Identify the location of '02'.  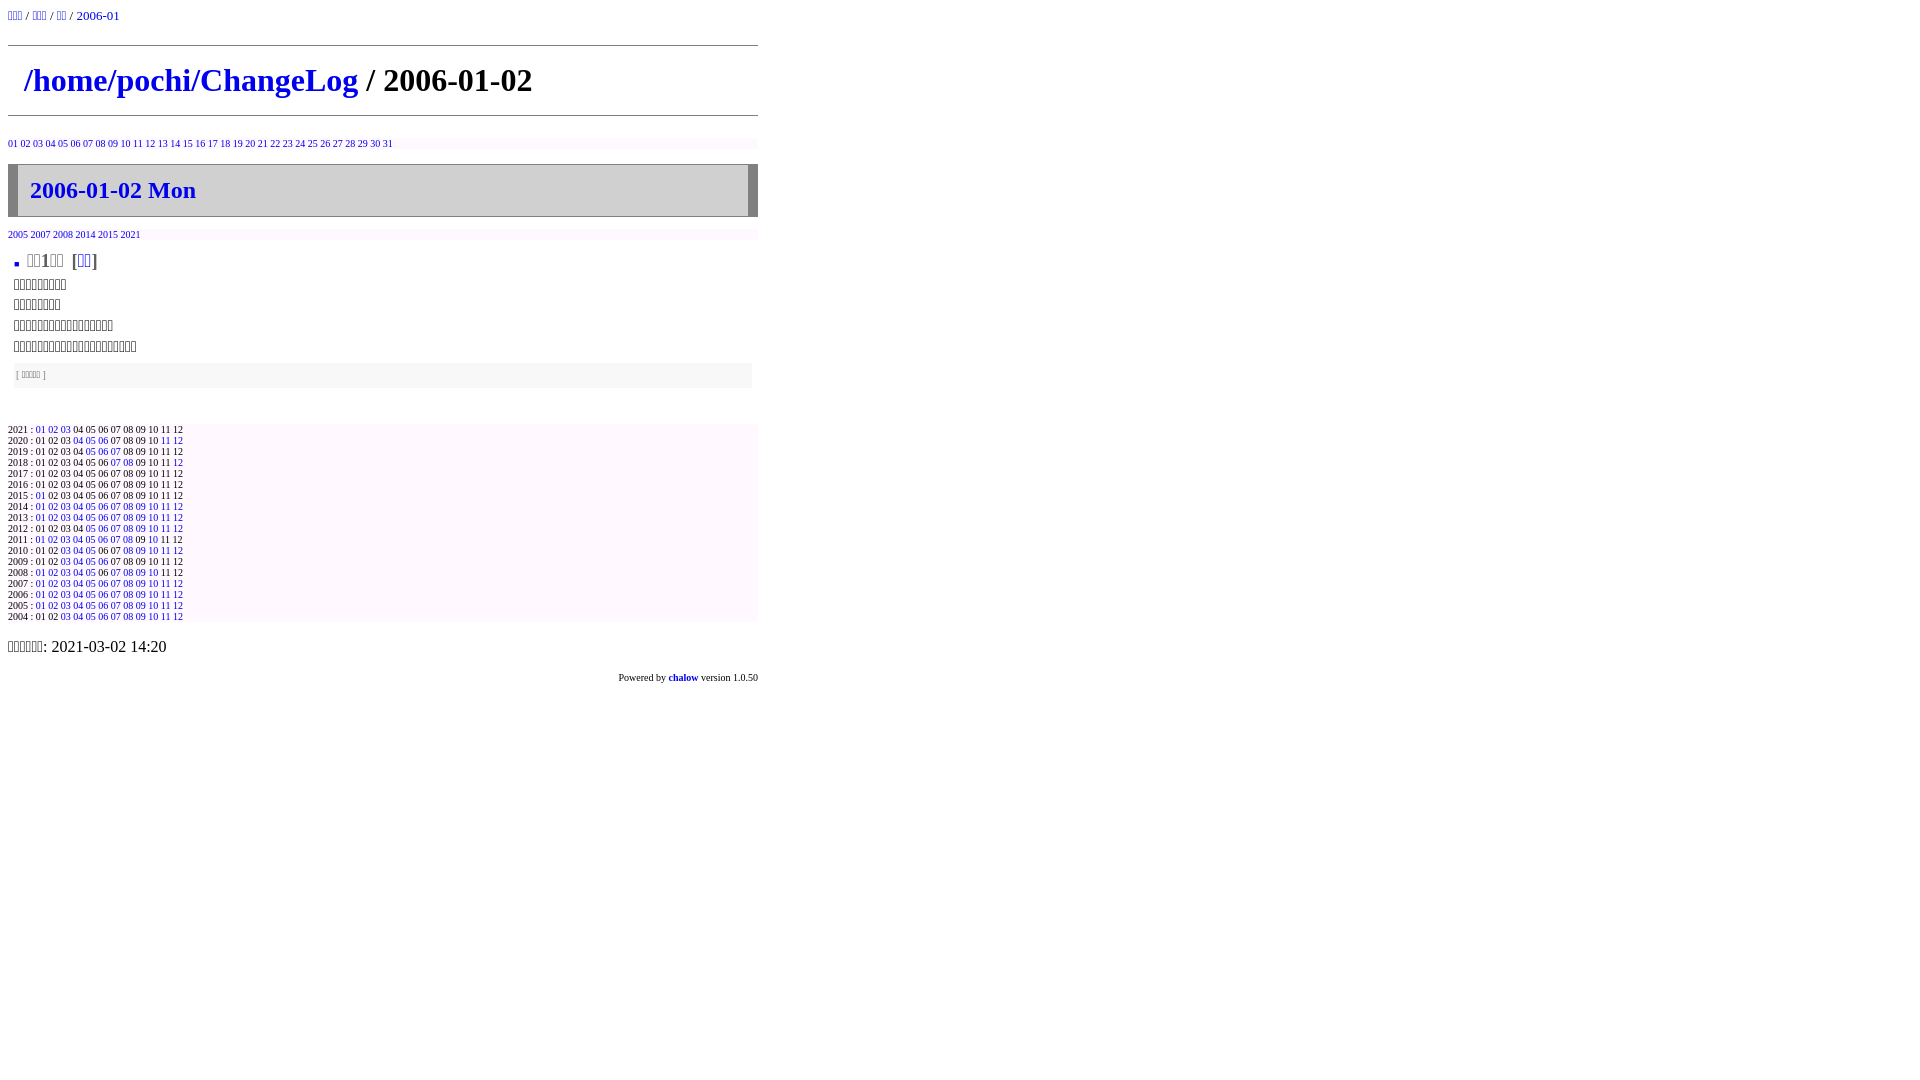
(24, 142).